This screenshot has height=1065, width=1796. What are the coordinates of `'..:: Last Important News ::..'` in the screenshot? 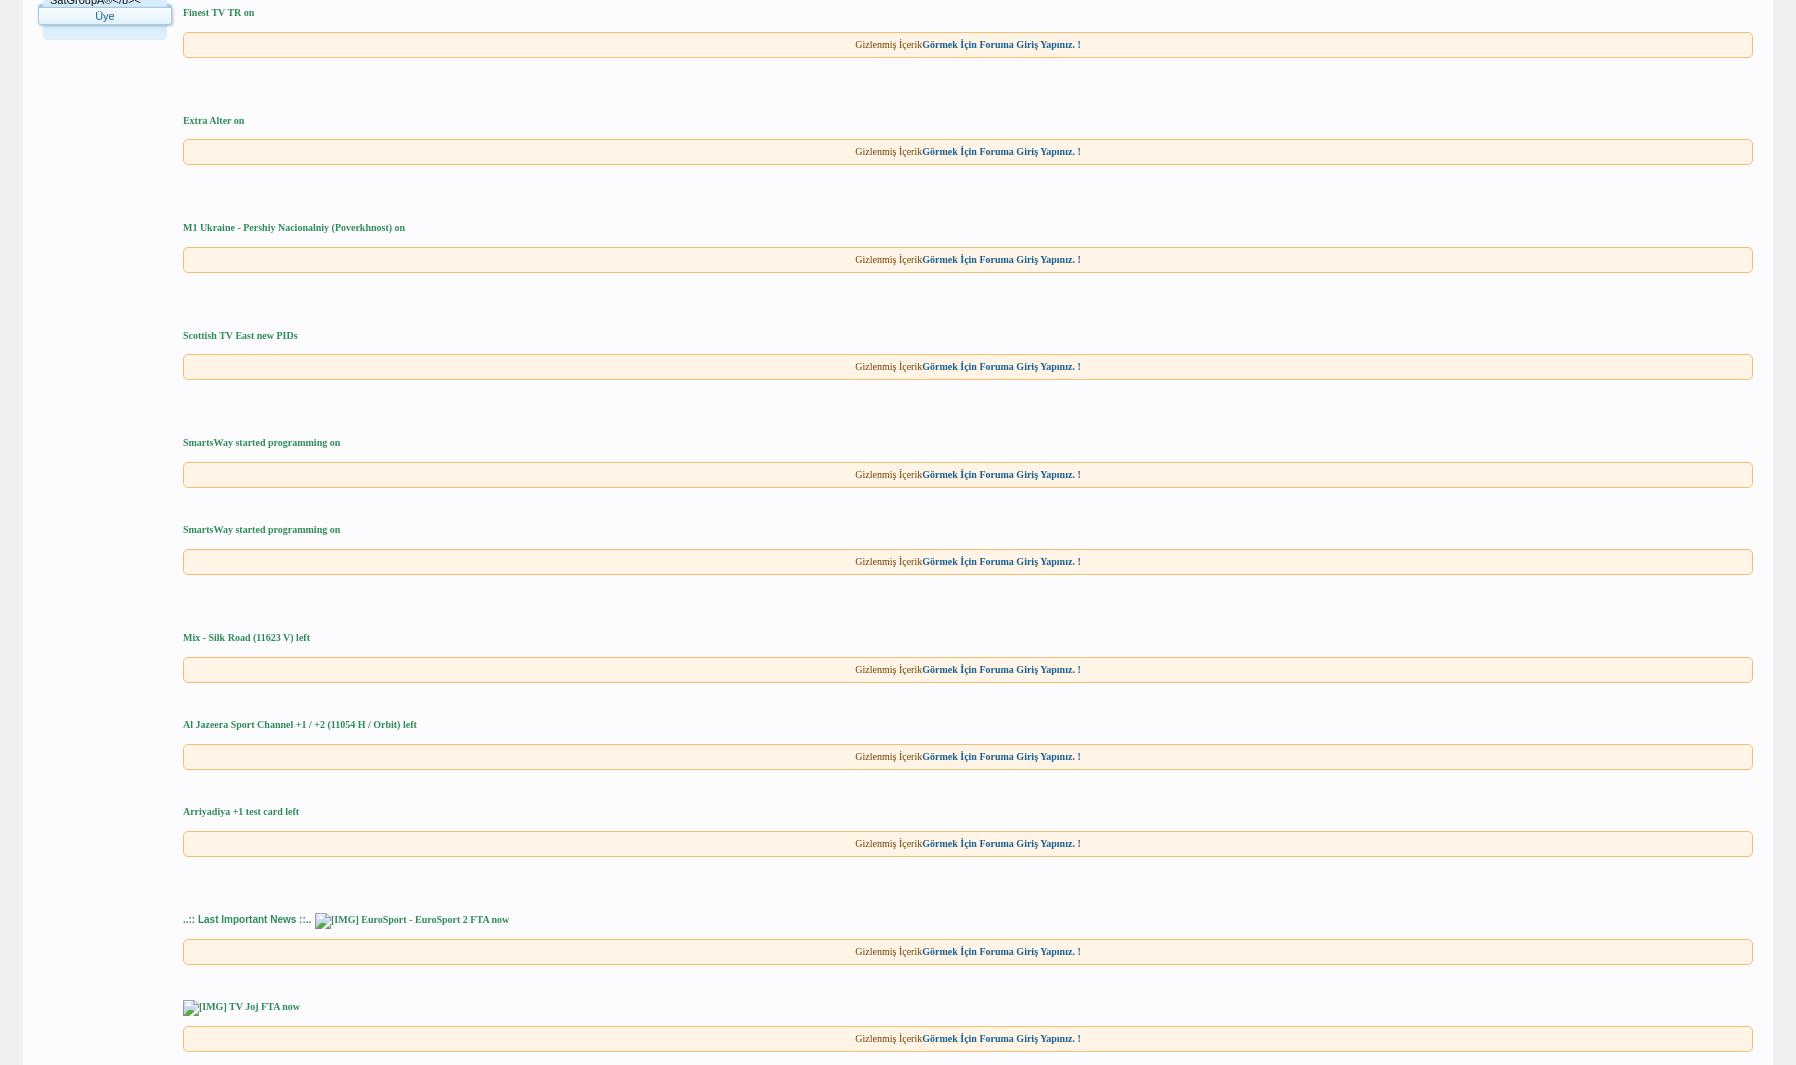 It's located at (246, 918).